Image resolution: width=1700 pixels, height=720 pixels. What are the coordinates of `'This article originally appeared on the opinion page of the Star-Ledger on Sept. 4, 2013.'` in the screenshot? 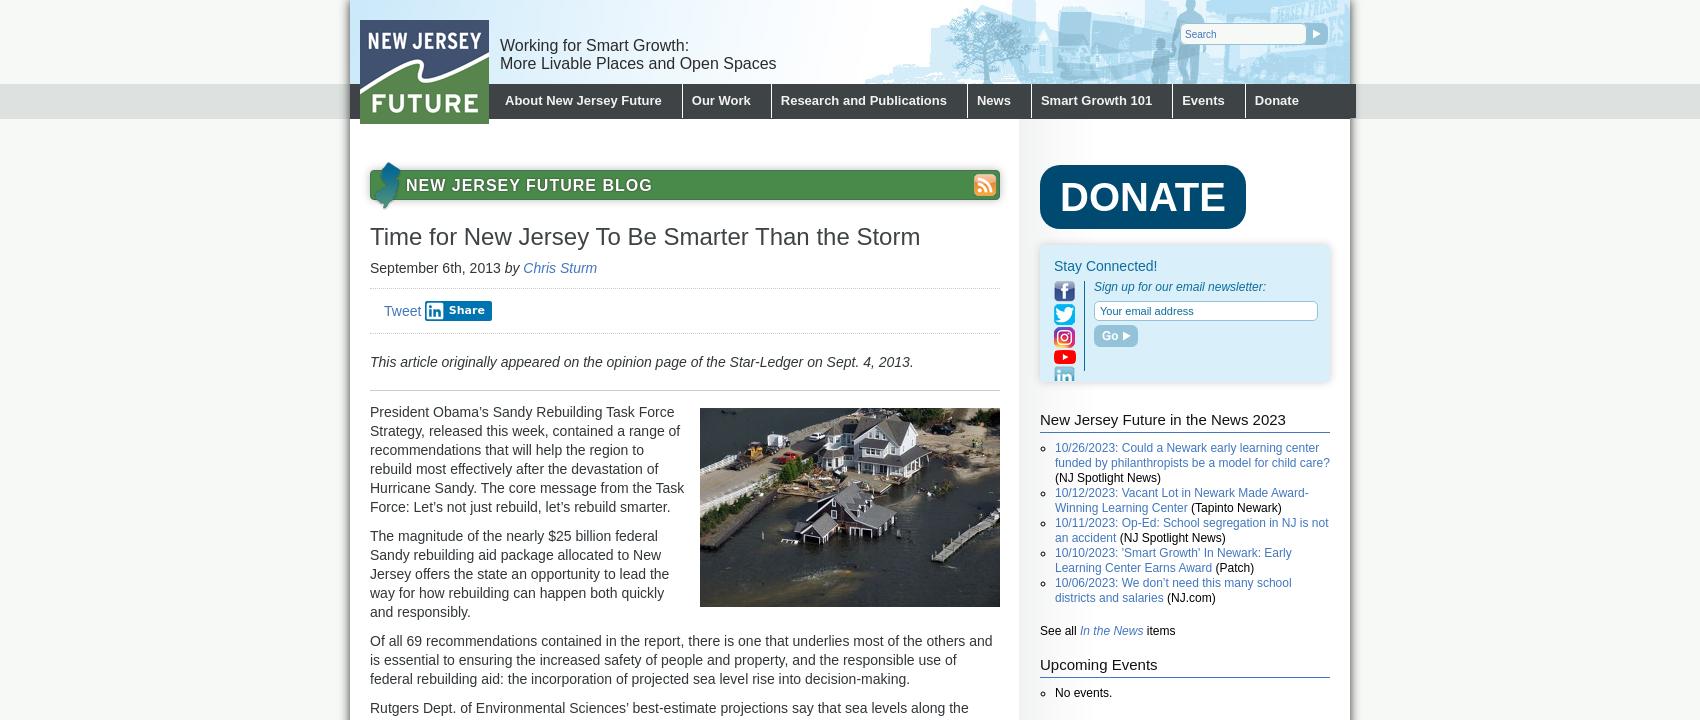 It's located at (641, 362).